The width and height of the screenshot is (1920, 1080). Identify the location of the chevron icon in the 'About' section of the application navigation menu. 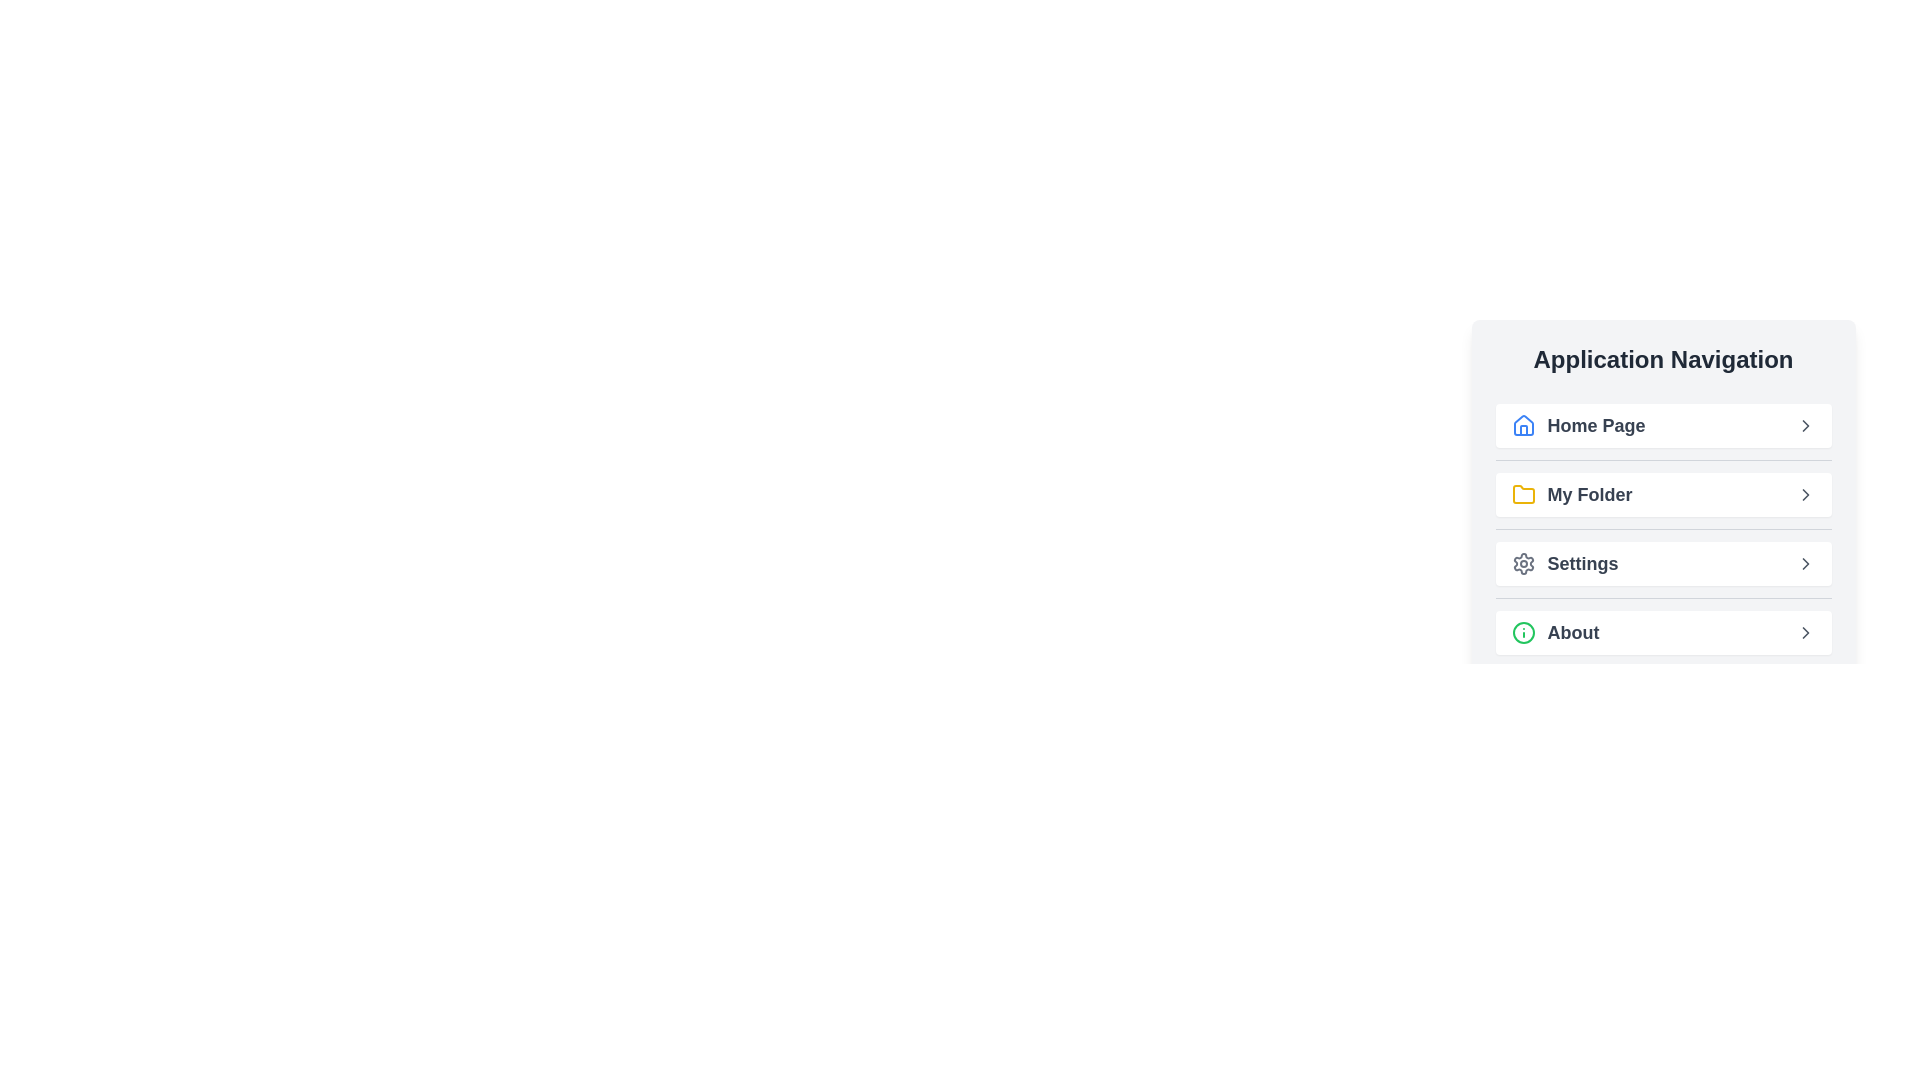
(1805, 632).